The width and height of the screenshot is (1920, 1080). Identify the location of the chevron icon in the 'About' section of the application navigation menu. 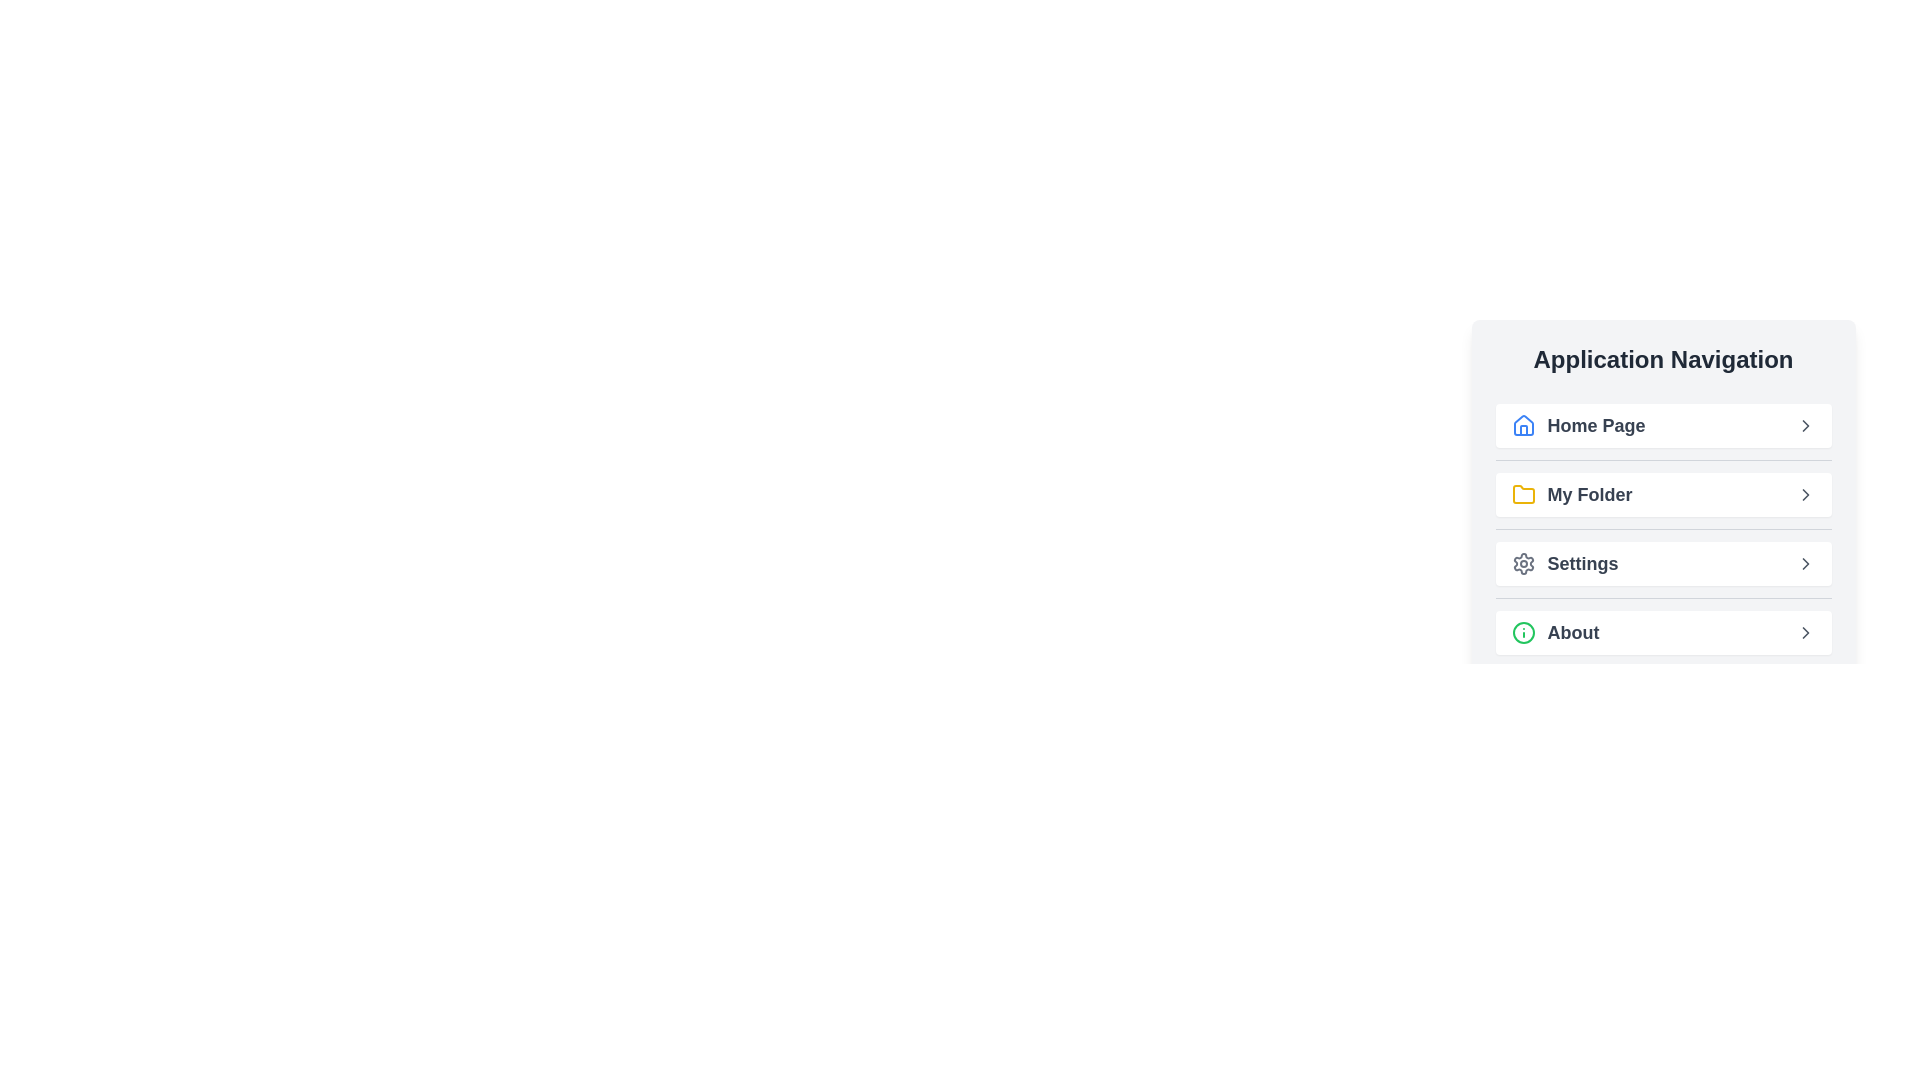
(1805, 632).